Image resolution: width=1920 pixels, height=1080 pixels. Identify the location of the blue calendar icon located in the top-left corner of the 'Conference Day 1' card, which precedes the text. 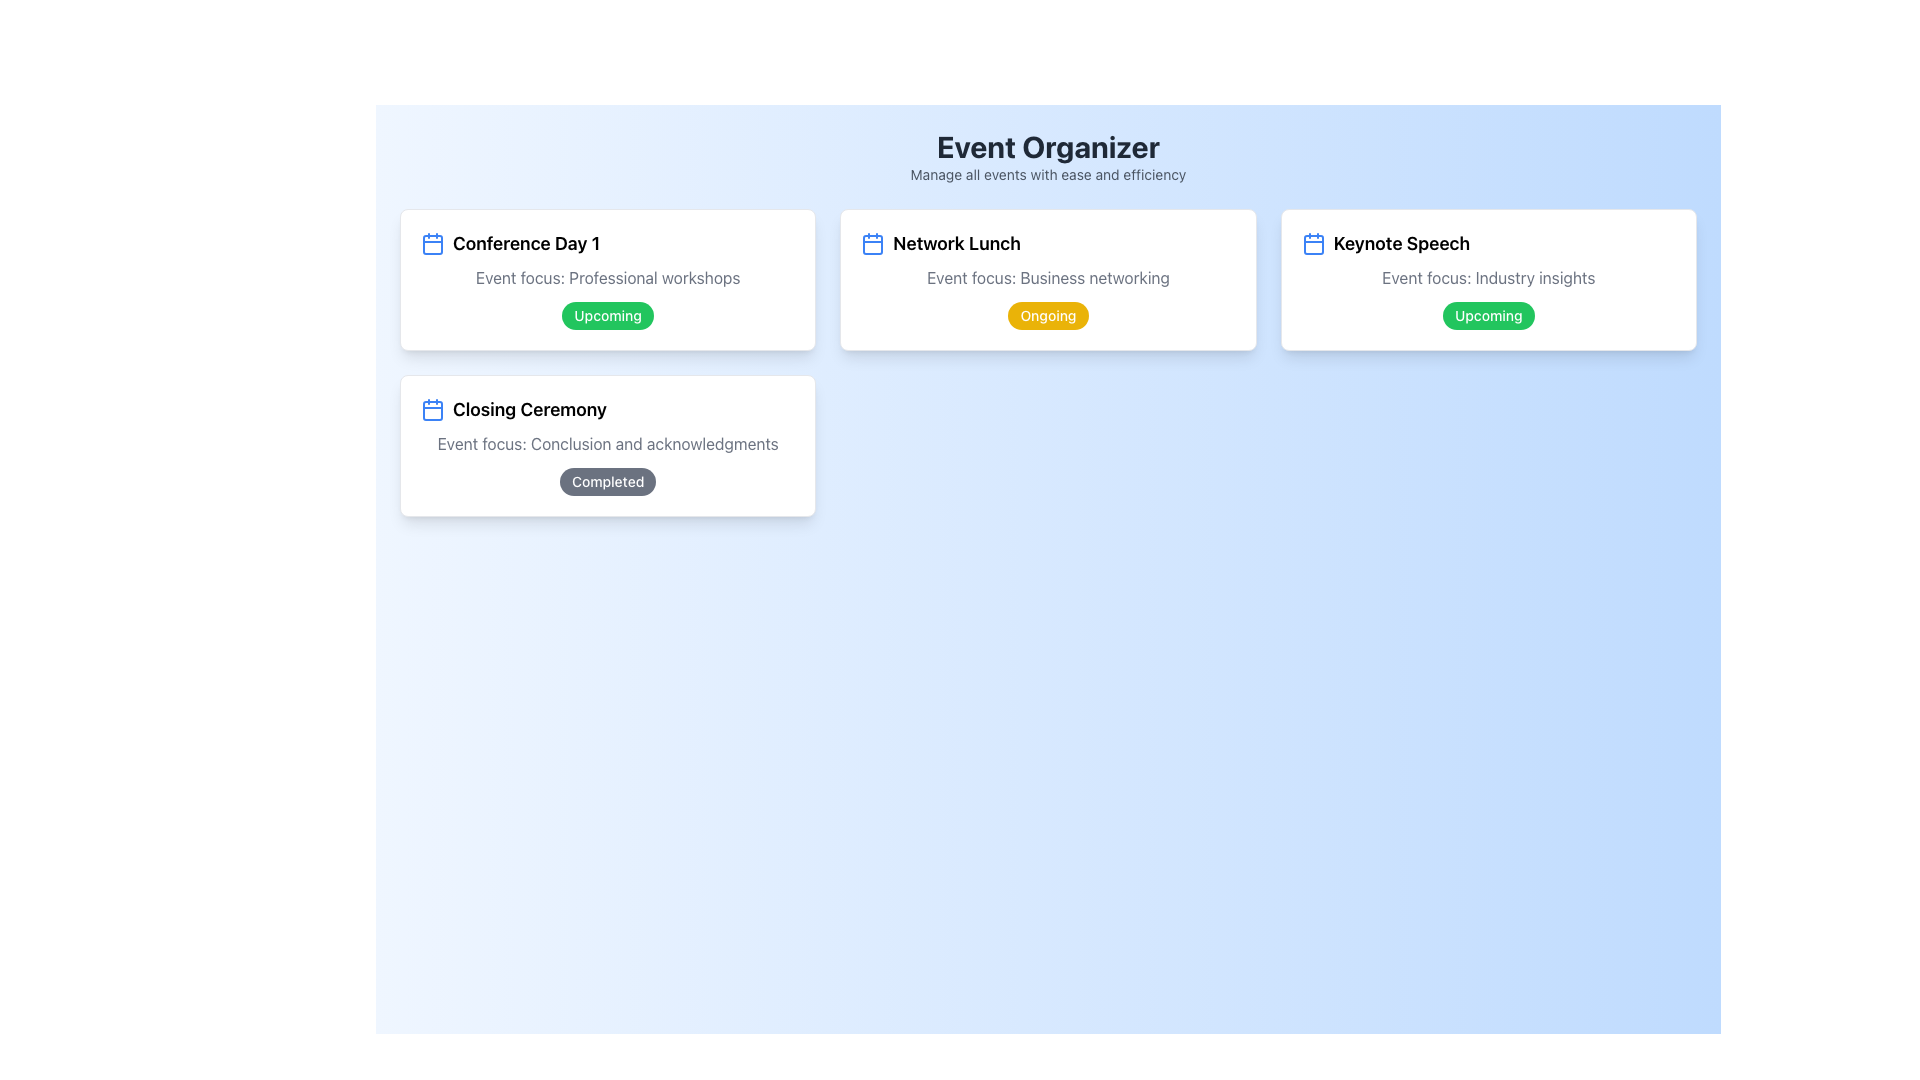
(431, 242).